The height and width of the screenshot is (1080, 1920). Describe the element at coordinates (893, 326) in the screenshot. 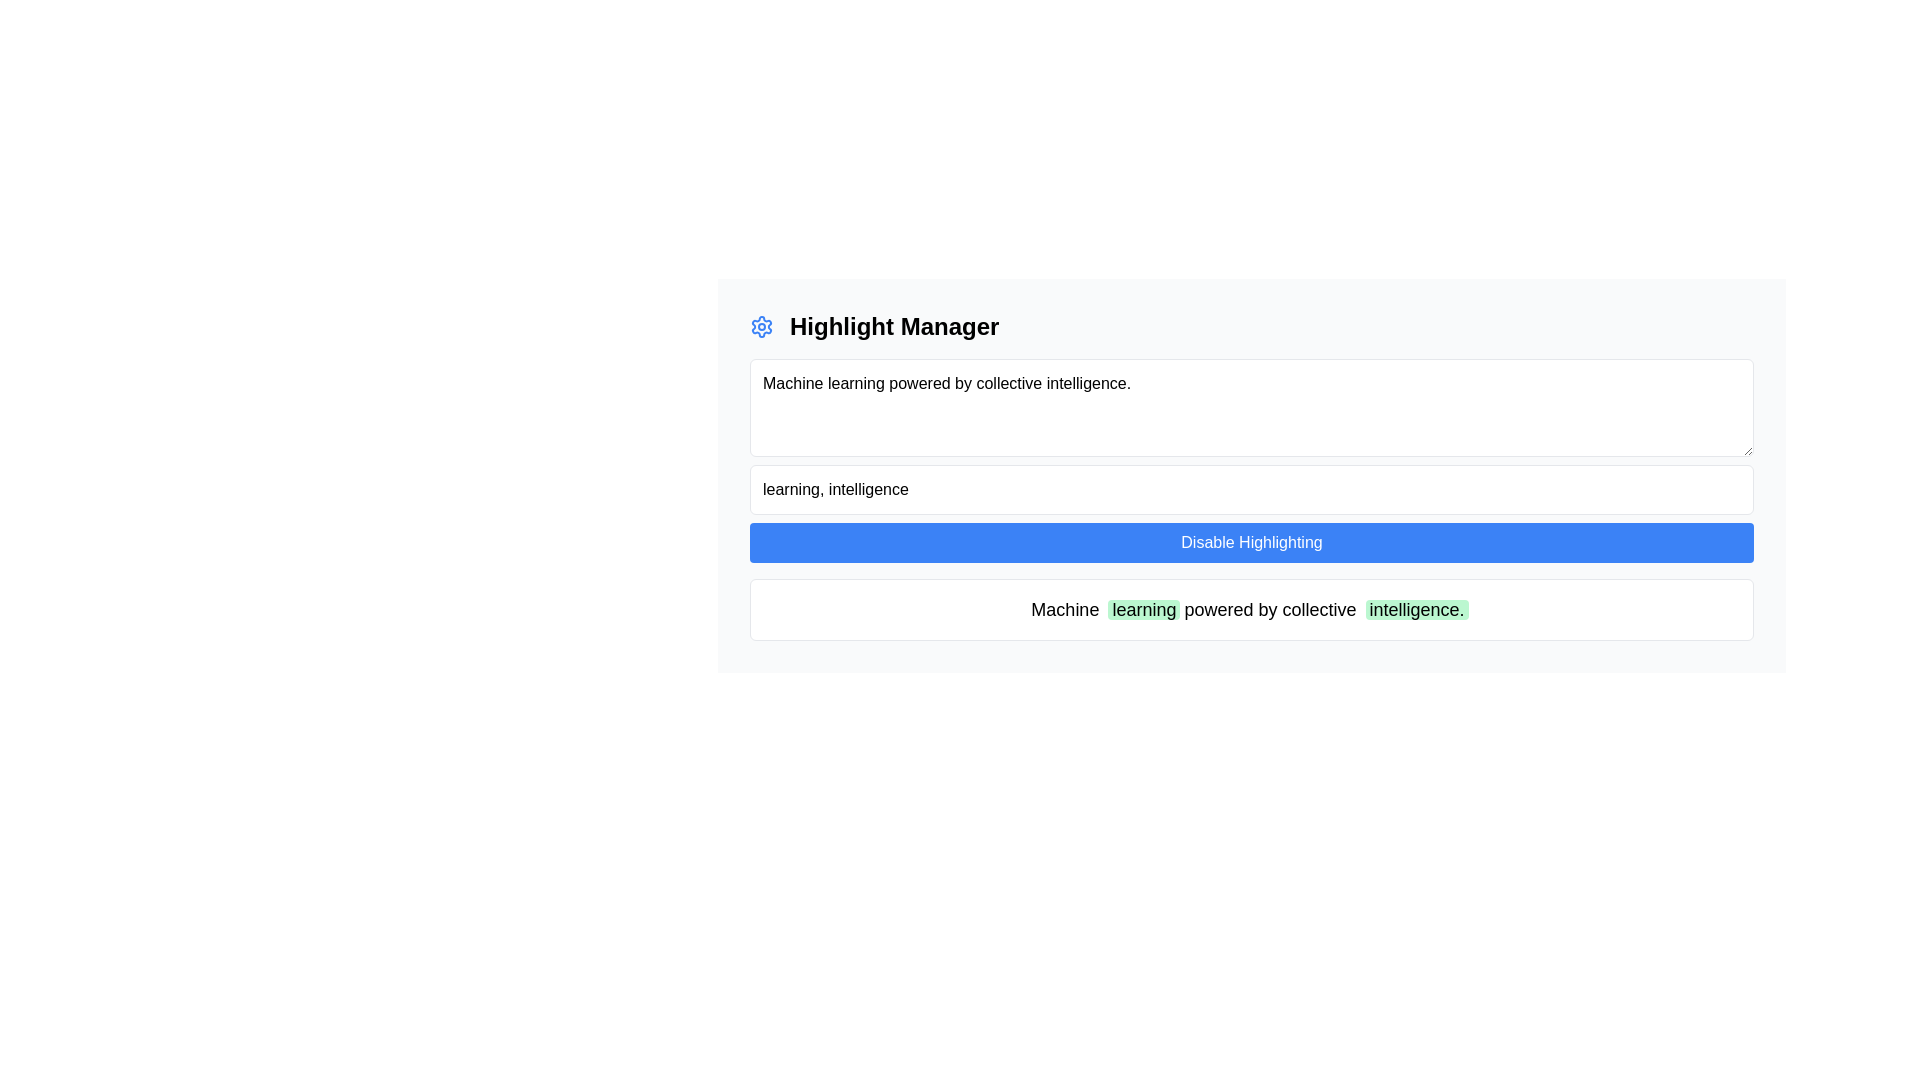

I see `the prominent Text Label with the content 'Highlight Manager', styled in large, bold font, positioned near the top left of its content section` at that location.